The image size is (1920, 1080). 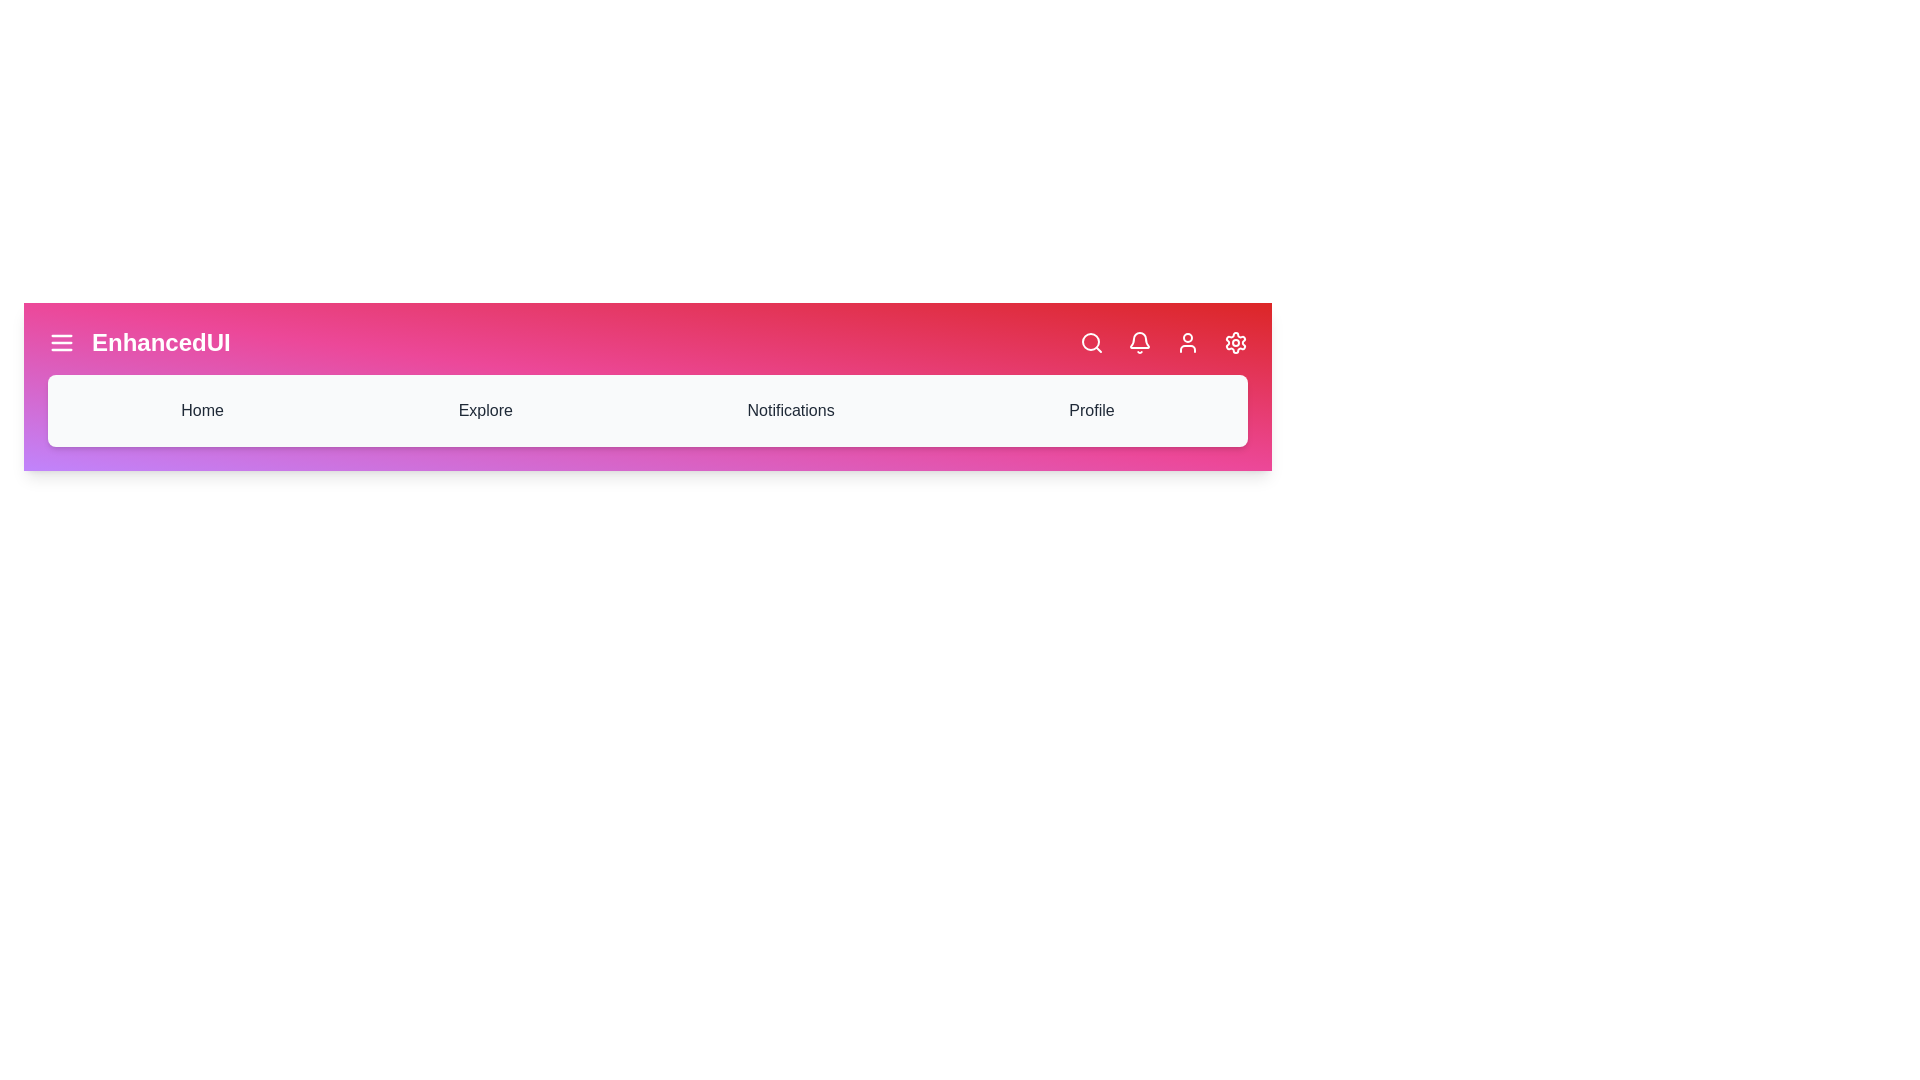 What do you see at coordinates (161, 342) in the screenshot?
I see `the text element labeled 'EnhancedUI' to read its content` at bounding box center [161, 342].